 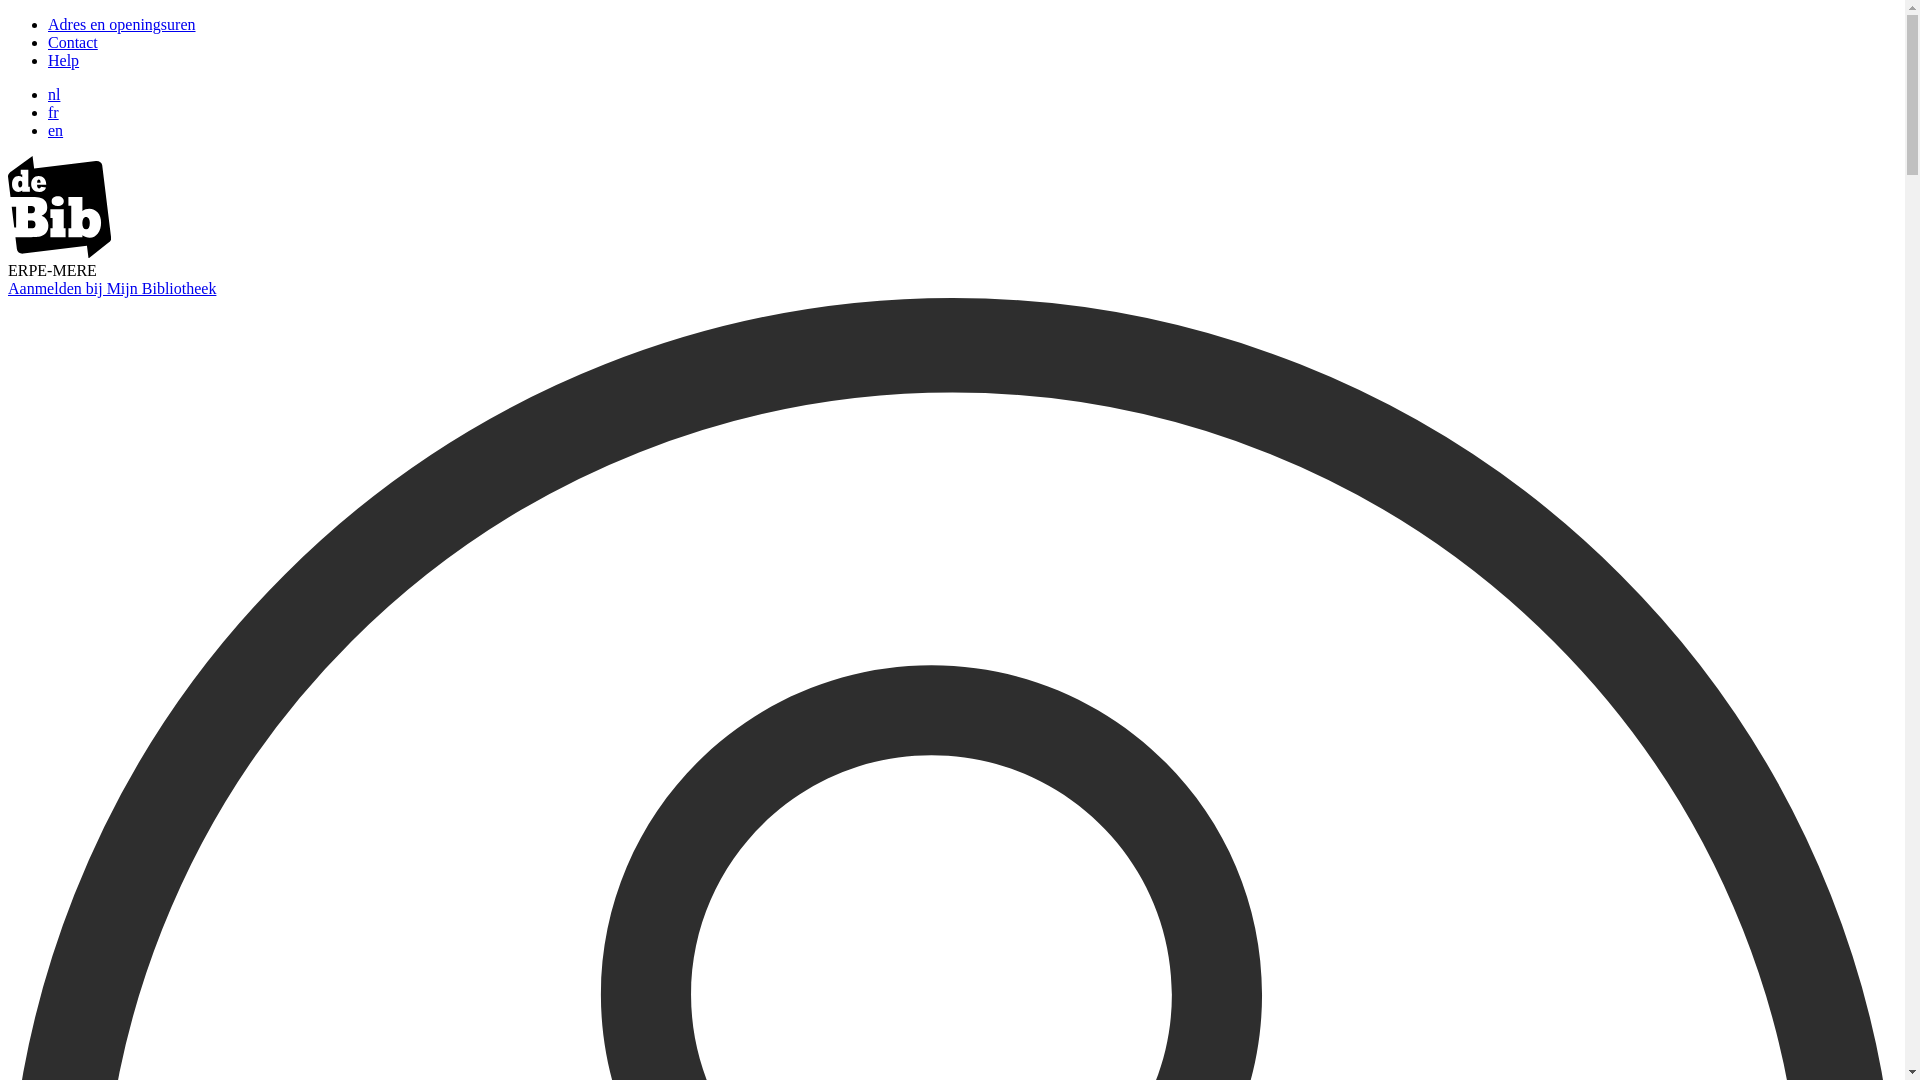 I want to click on 'nl', so click(x=53, y=94).